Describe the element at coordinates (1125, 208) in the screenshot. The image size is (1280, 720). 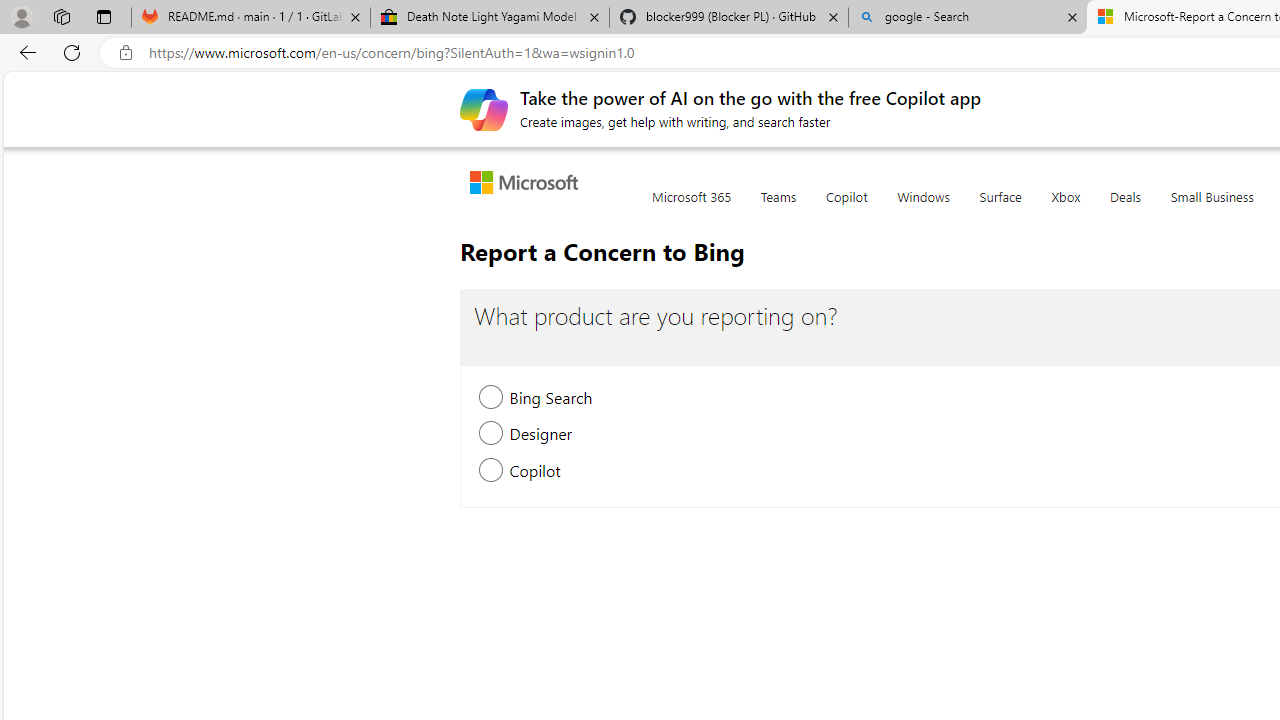
I see `'Deals'` at that location.